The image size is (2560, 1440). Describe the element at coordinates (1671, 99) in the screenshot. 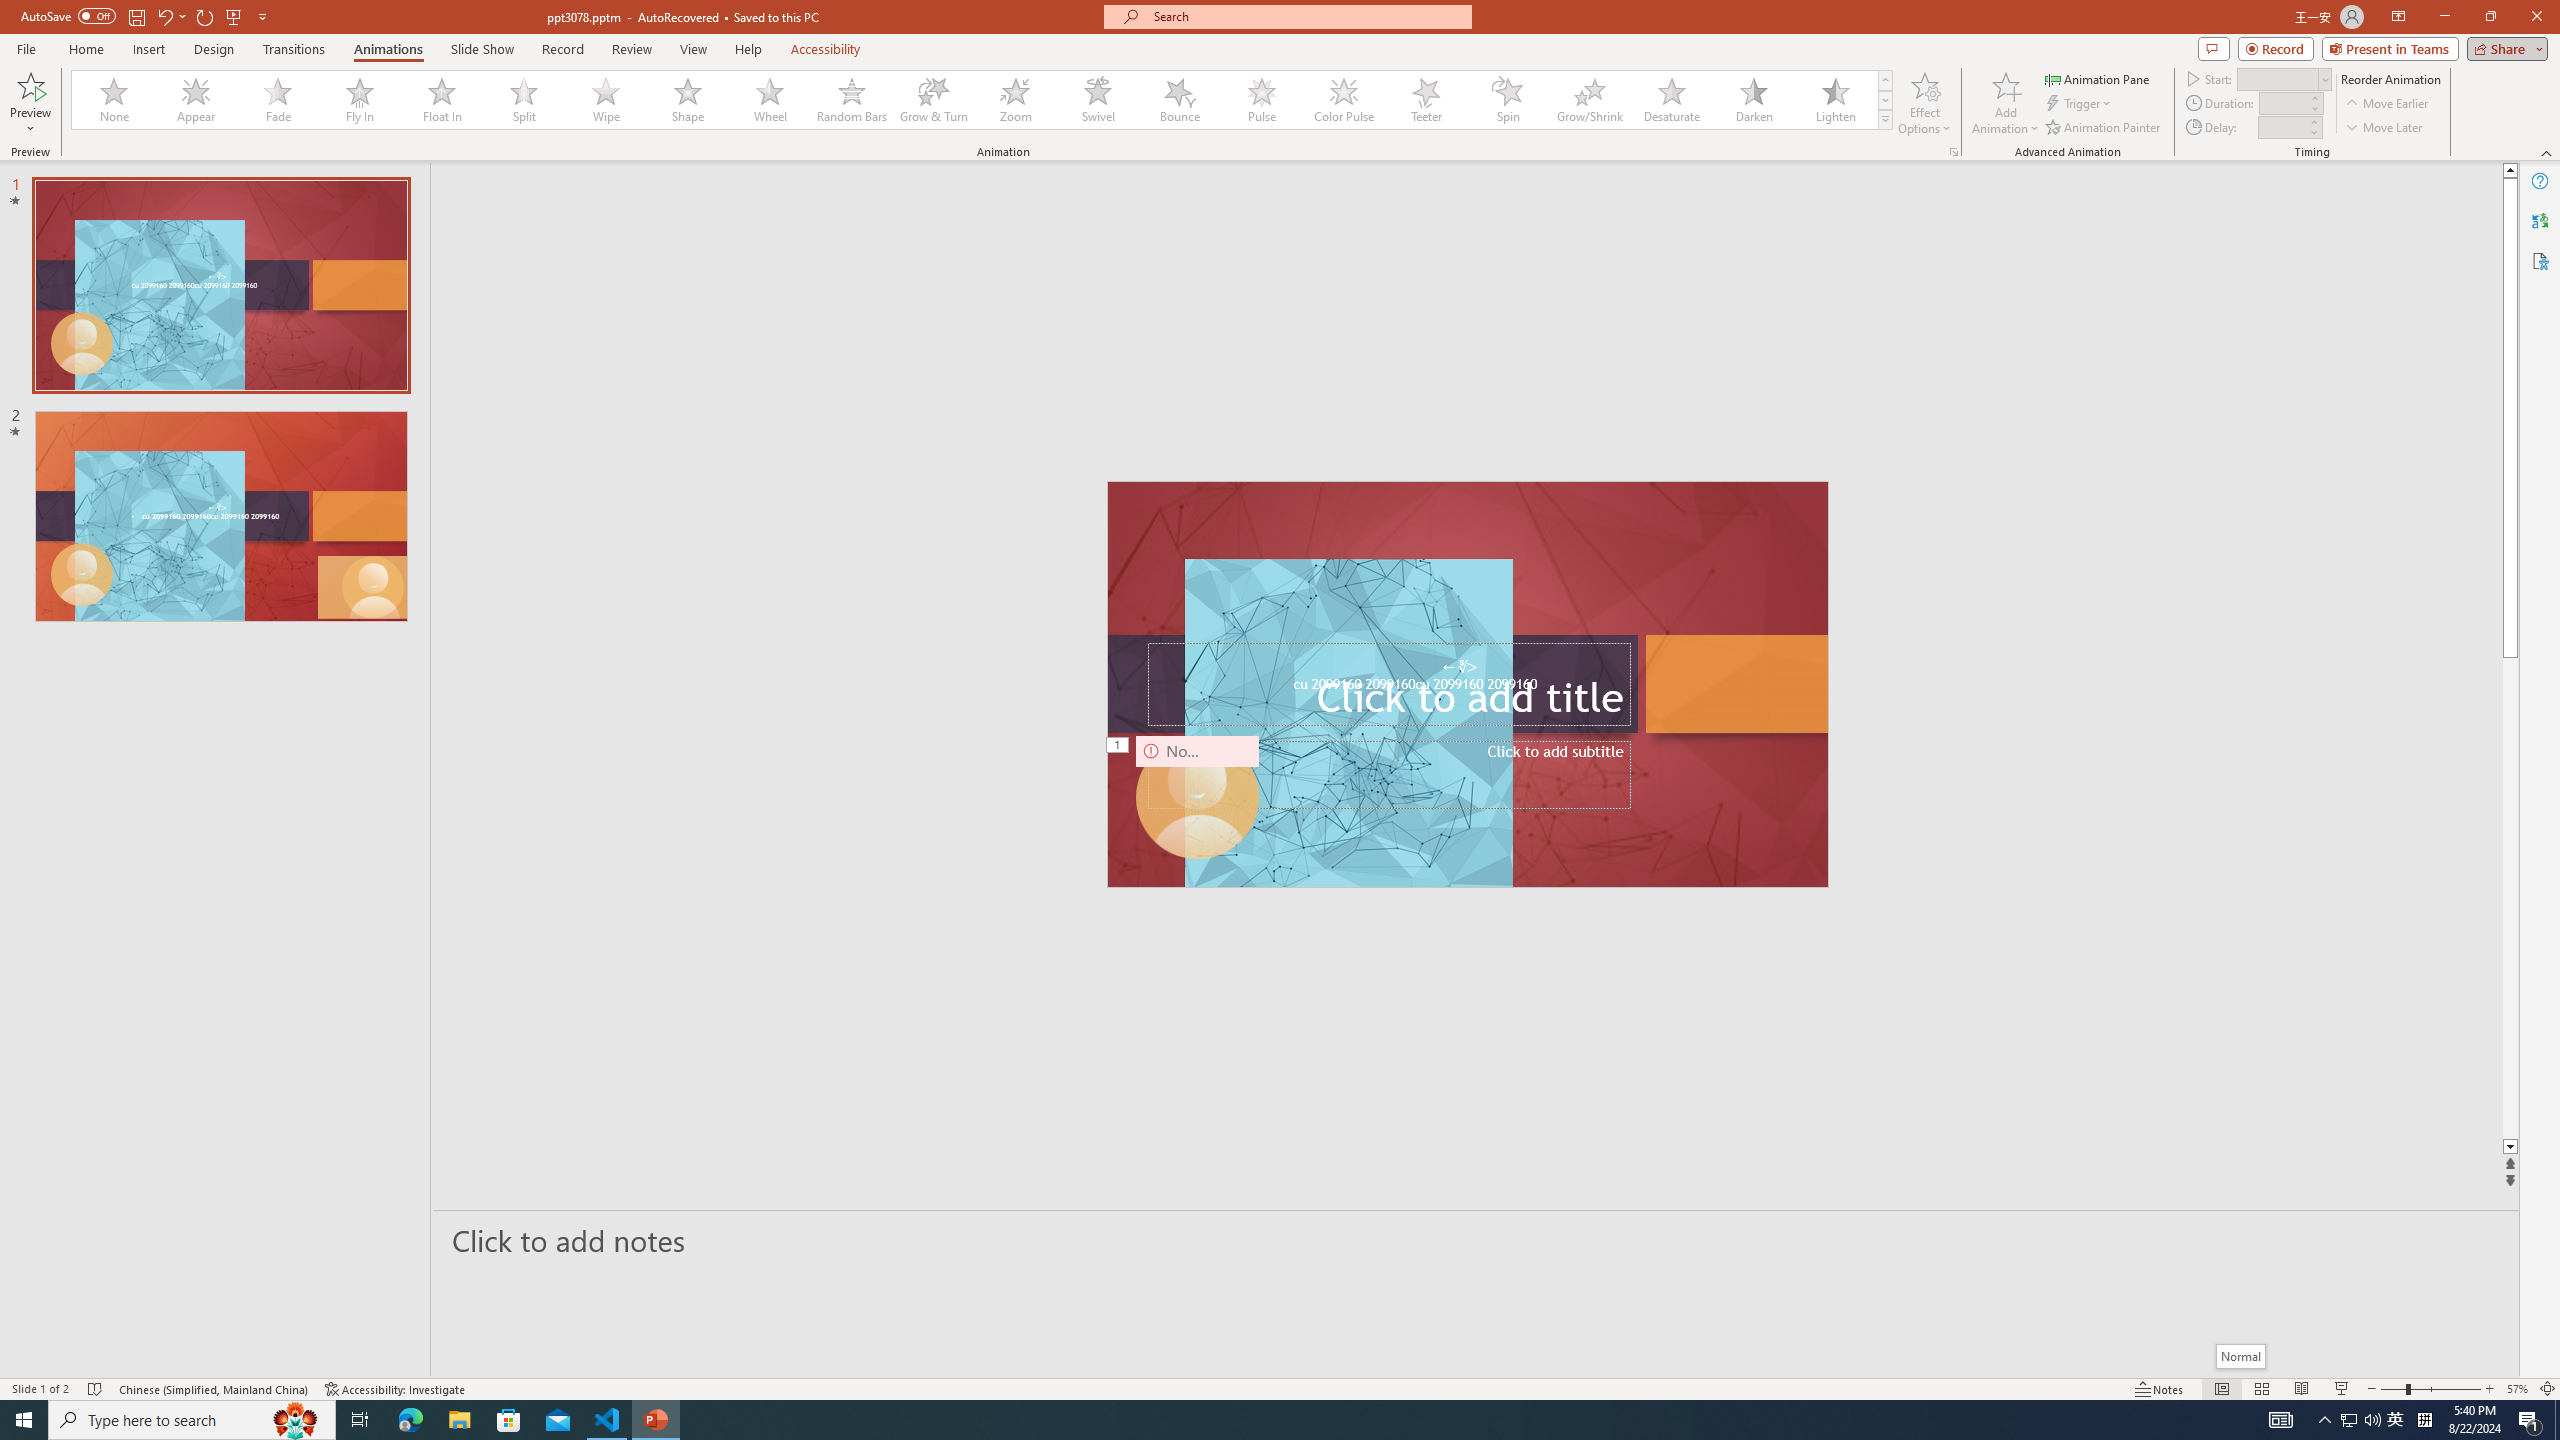

I see `'Desaturate'` at that location.